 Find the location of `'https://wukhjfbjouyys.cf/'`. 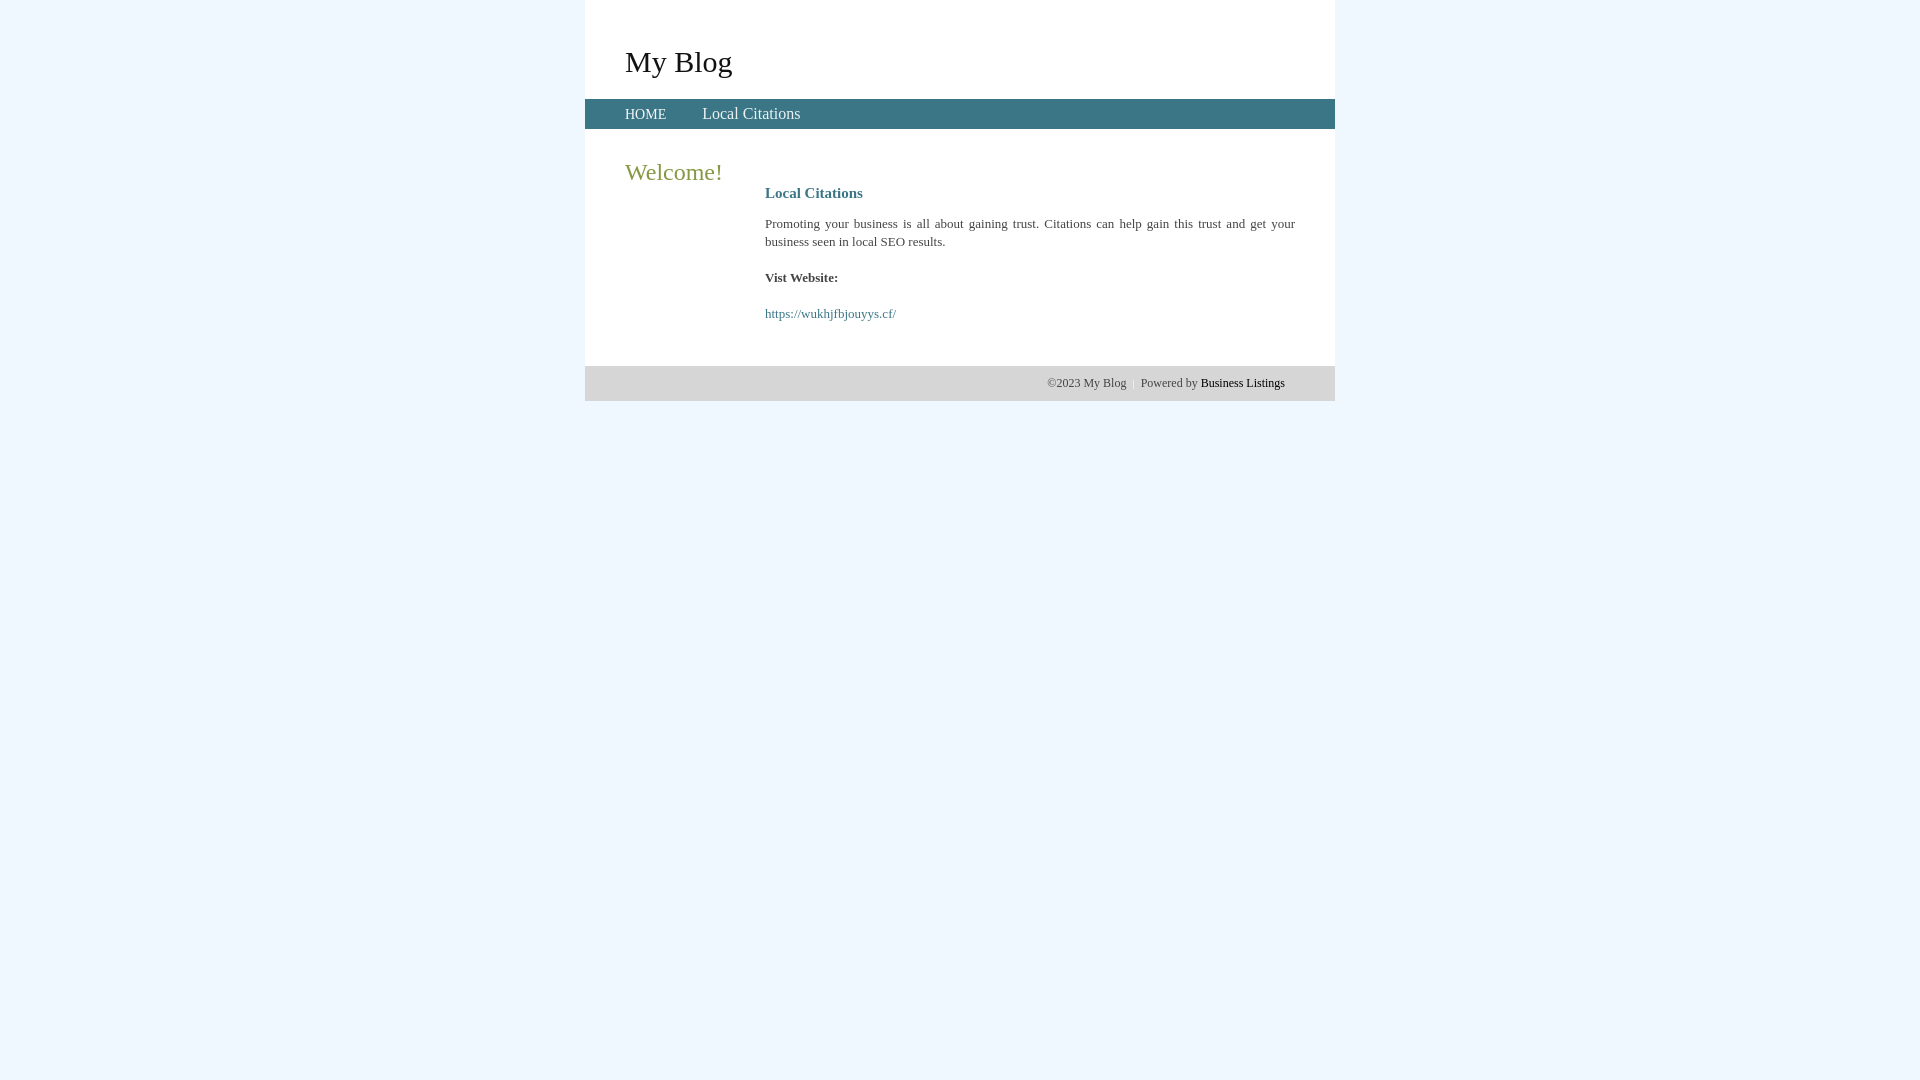

'https://wukhjfbjouyys.cf/' is located at coordinates (830, 313).